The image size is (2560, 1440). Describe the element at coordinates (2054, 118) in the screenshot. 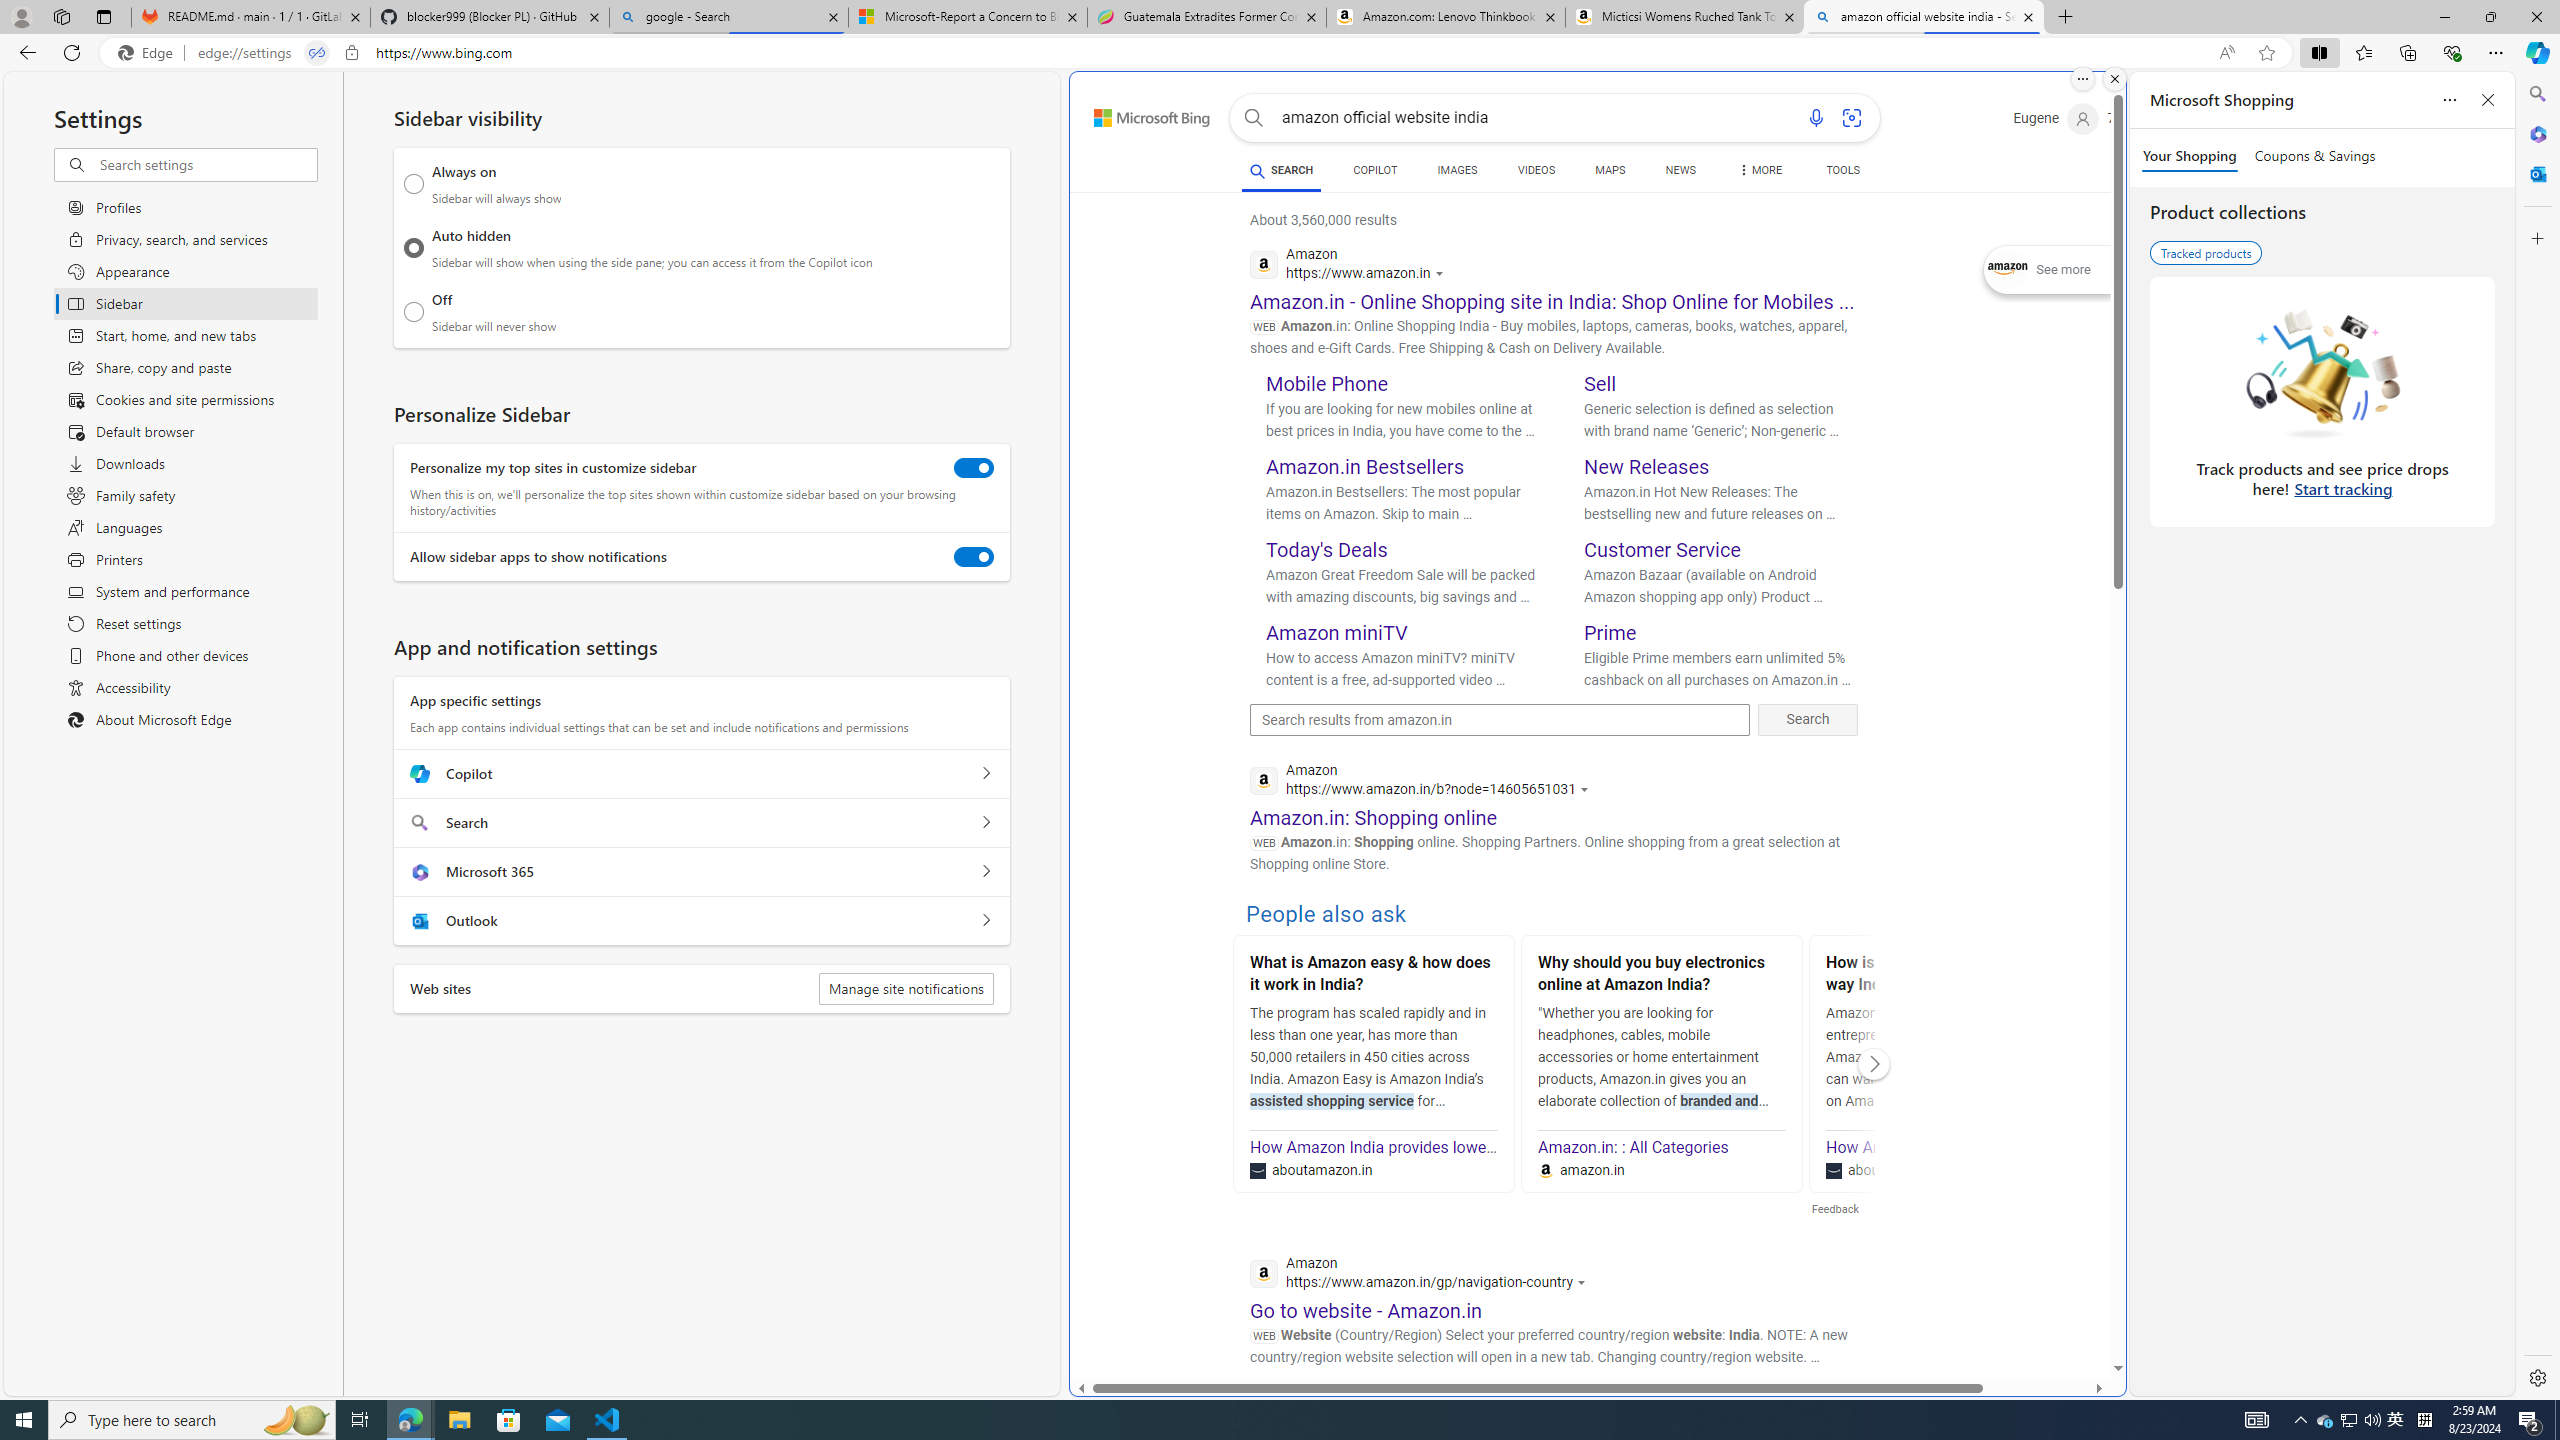

I see `'Eugene'` at that location.